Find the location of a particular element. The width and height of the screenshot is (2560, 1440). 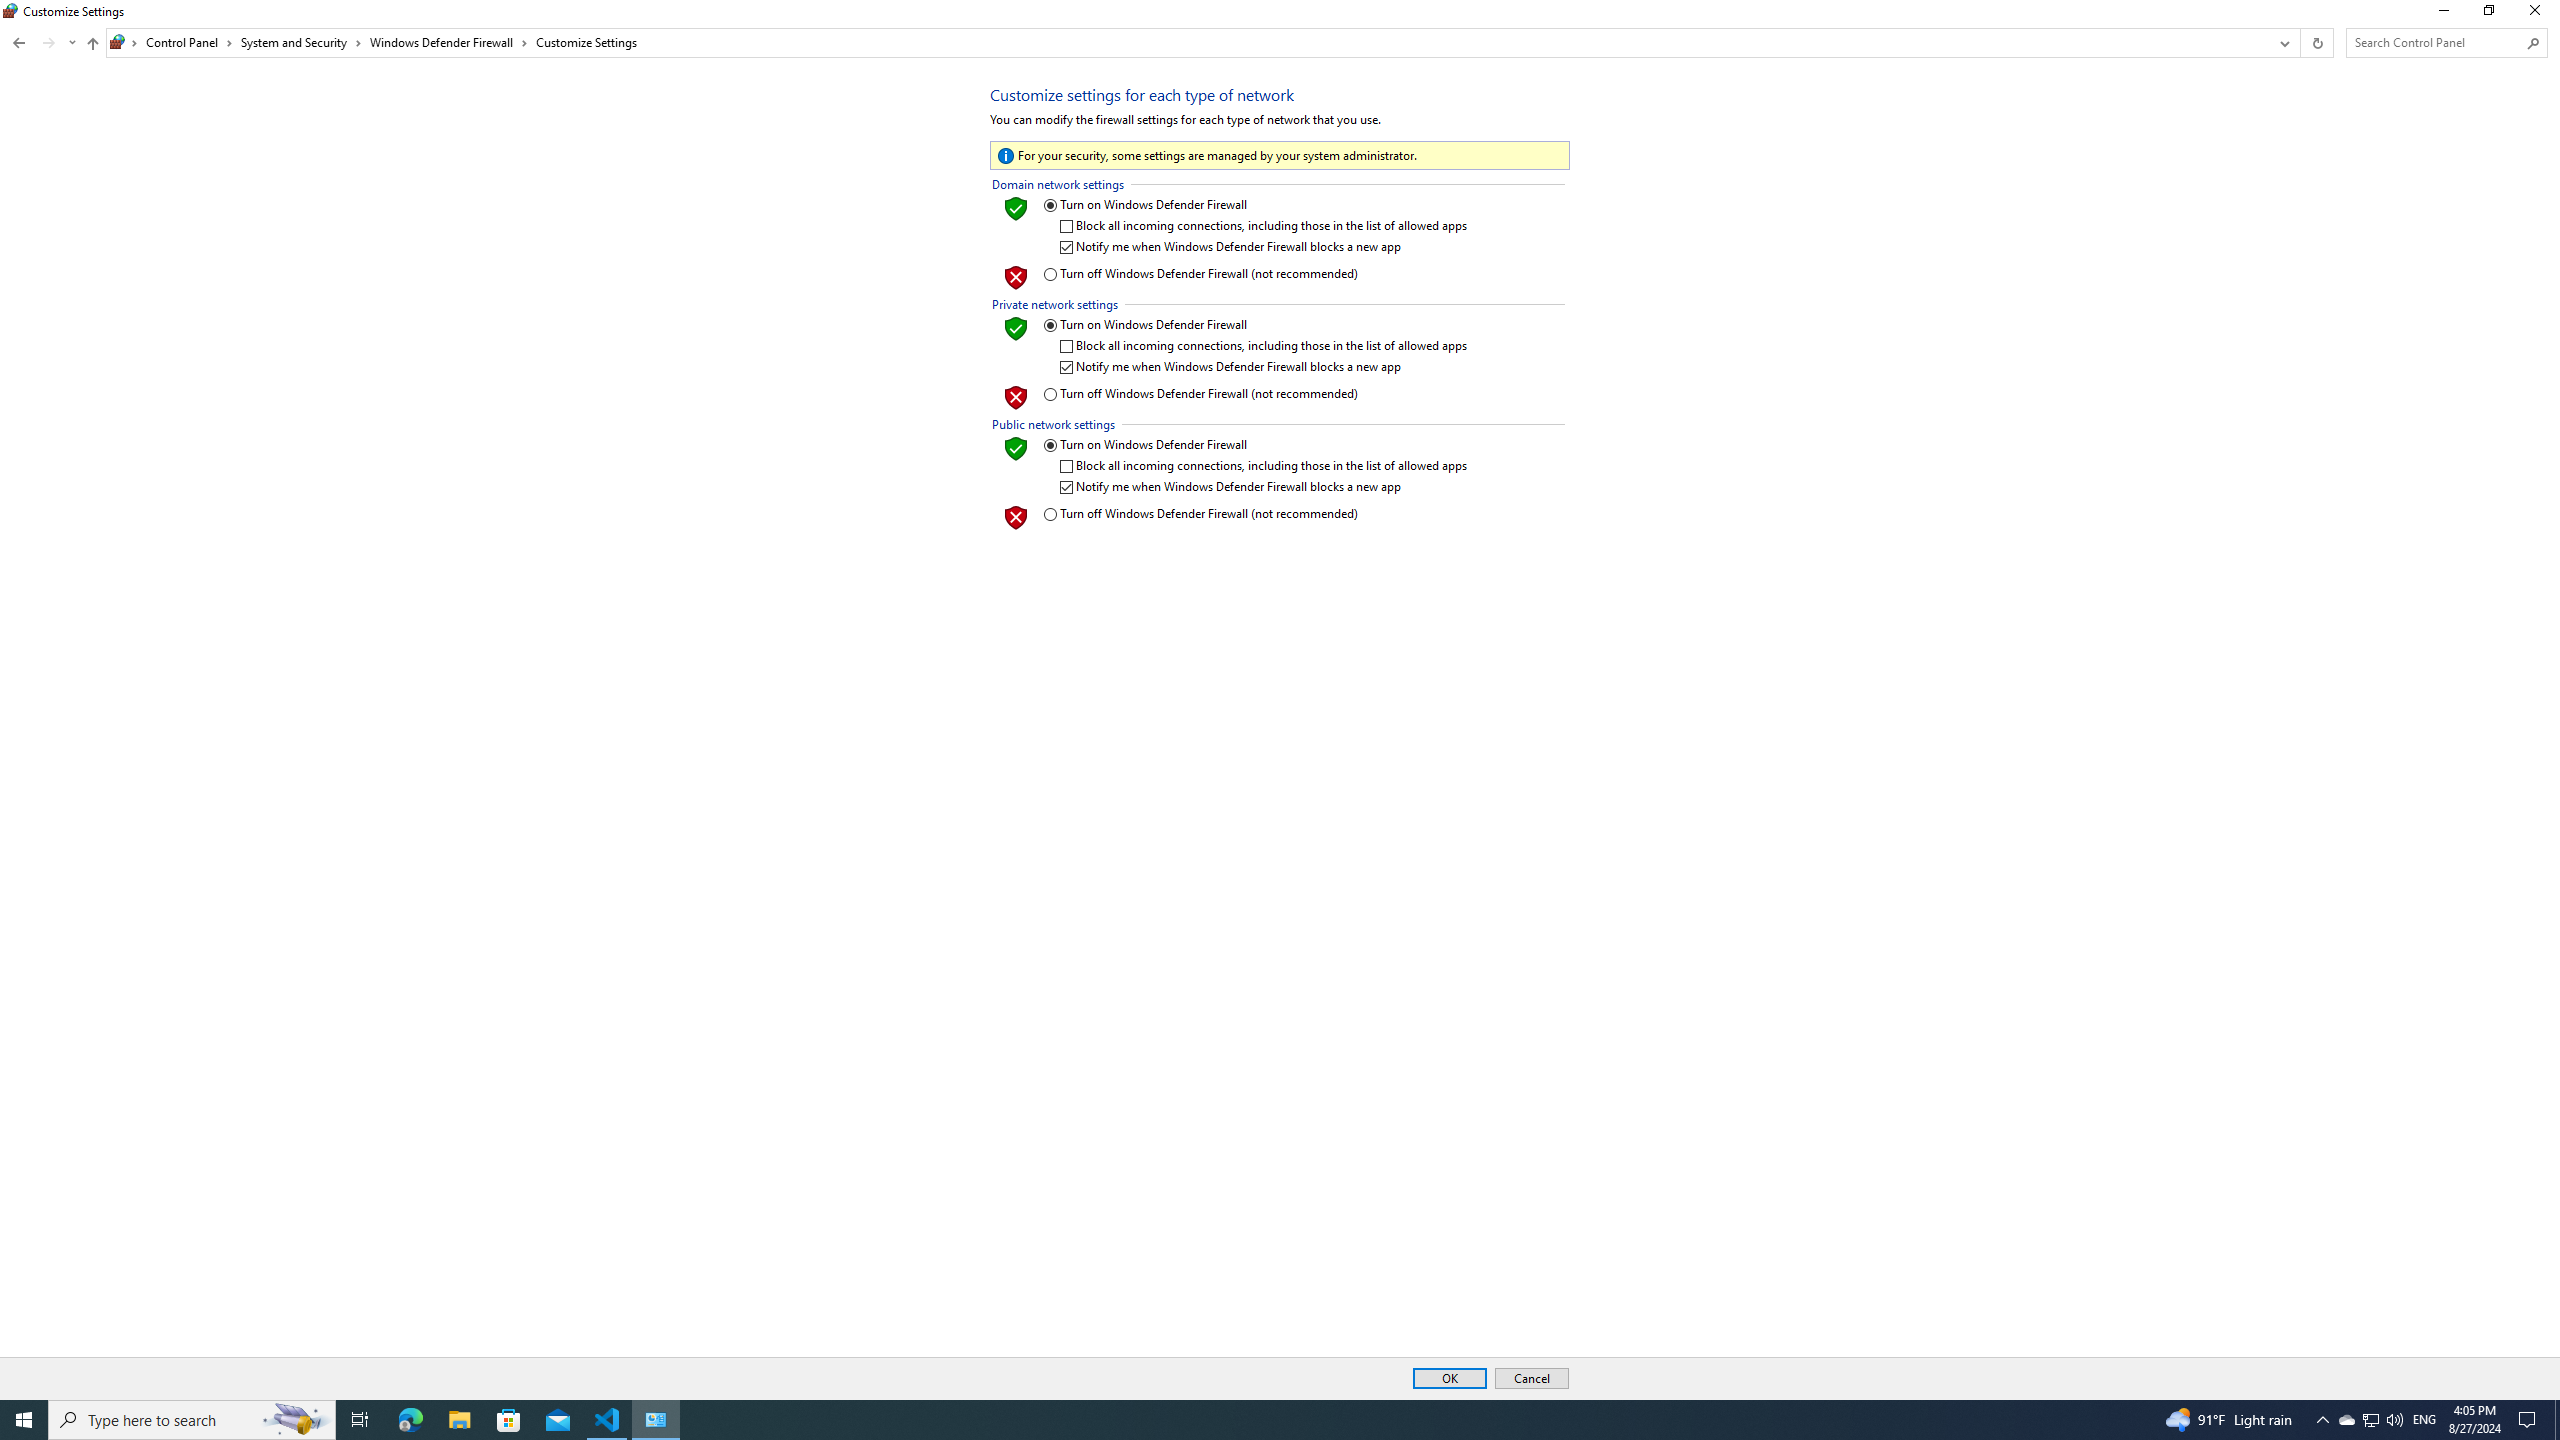

'Close' is located at coordinates (2539, 15).